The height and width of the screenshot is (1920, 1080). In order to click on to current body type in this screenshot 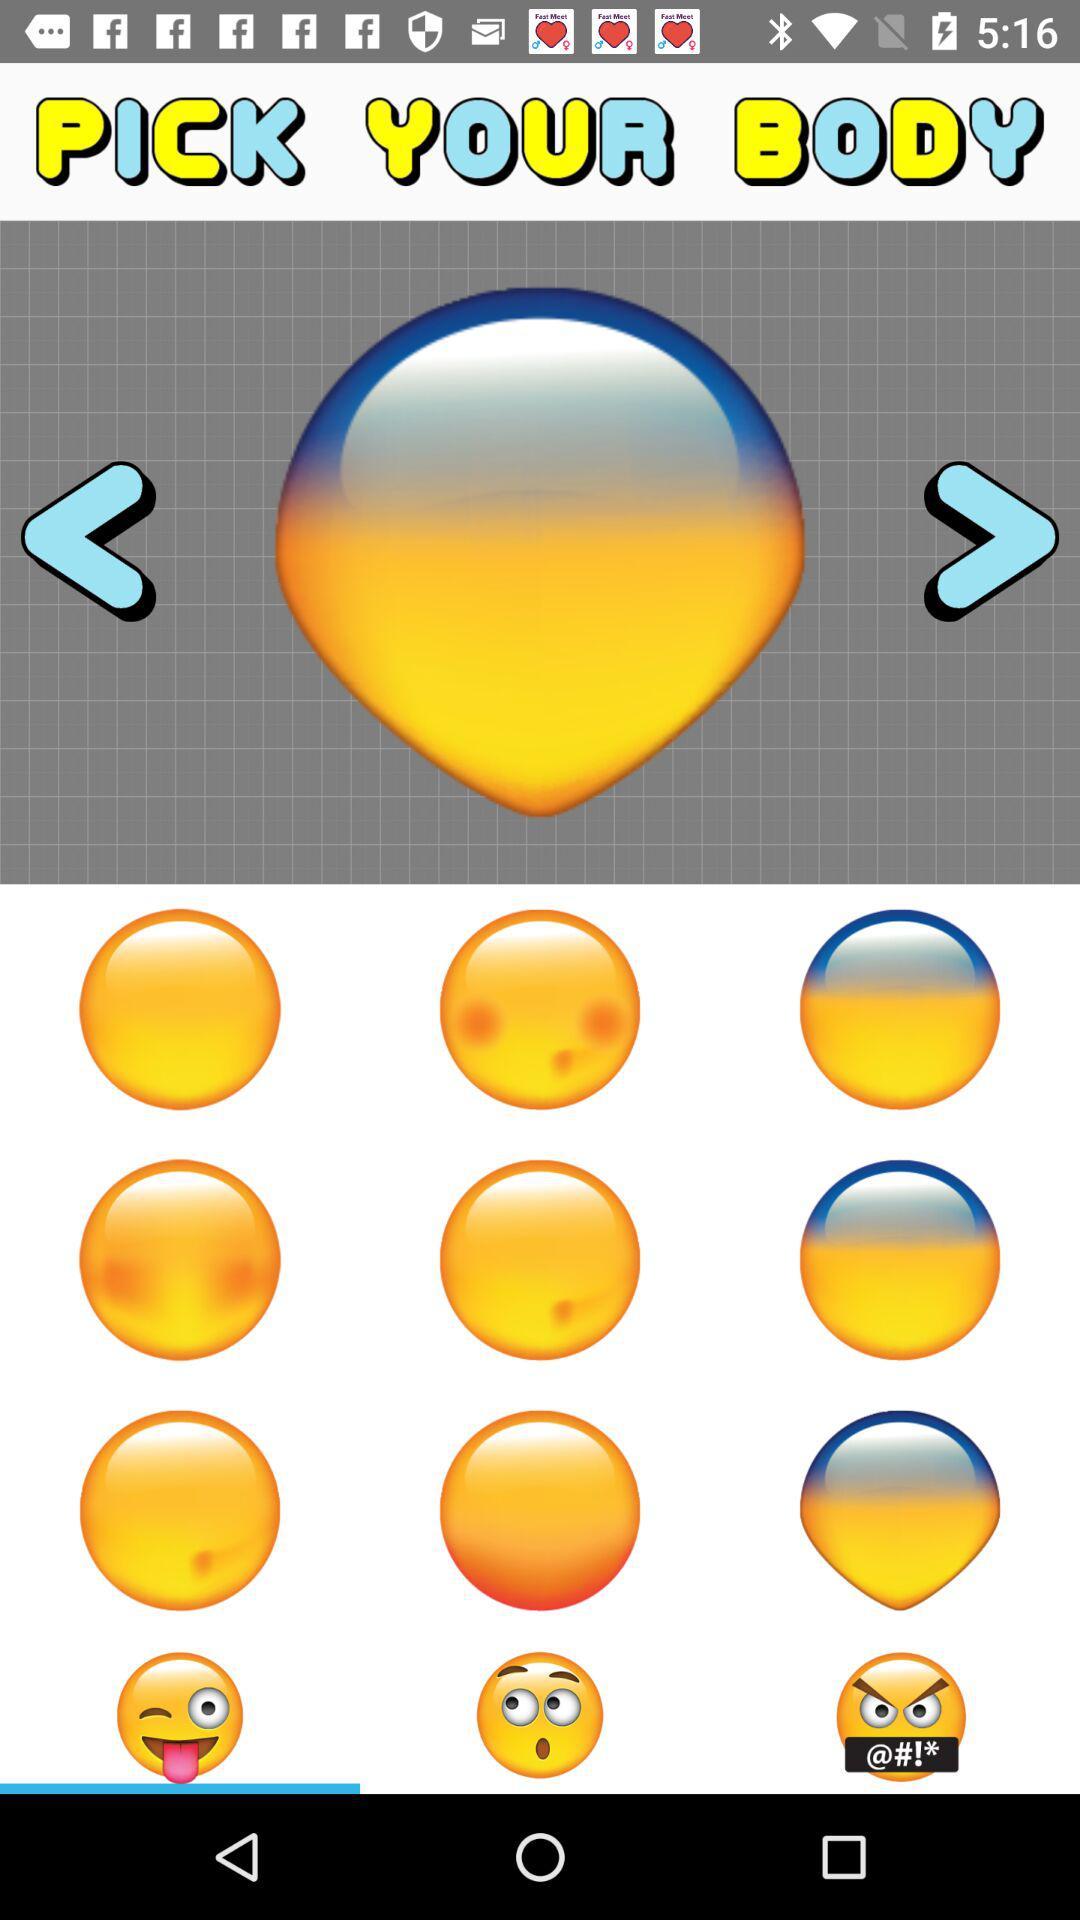, I will do `click(180, 1714)`.